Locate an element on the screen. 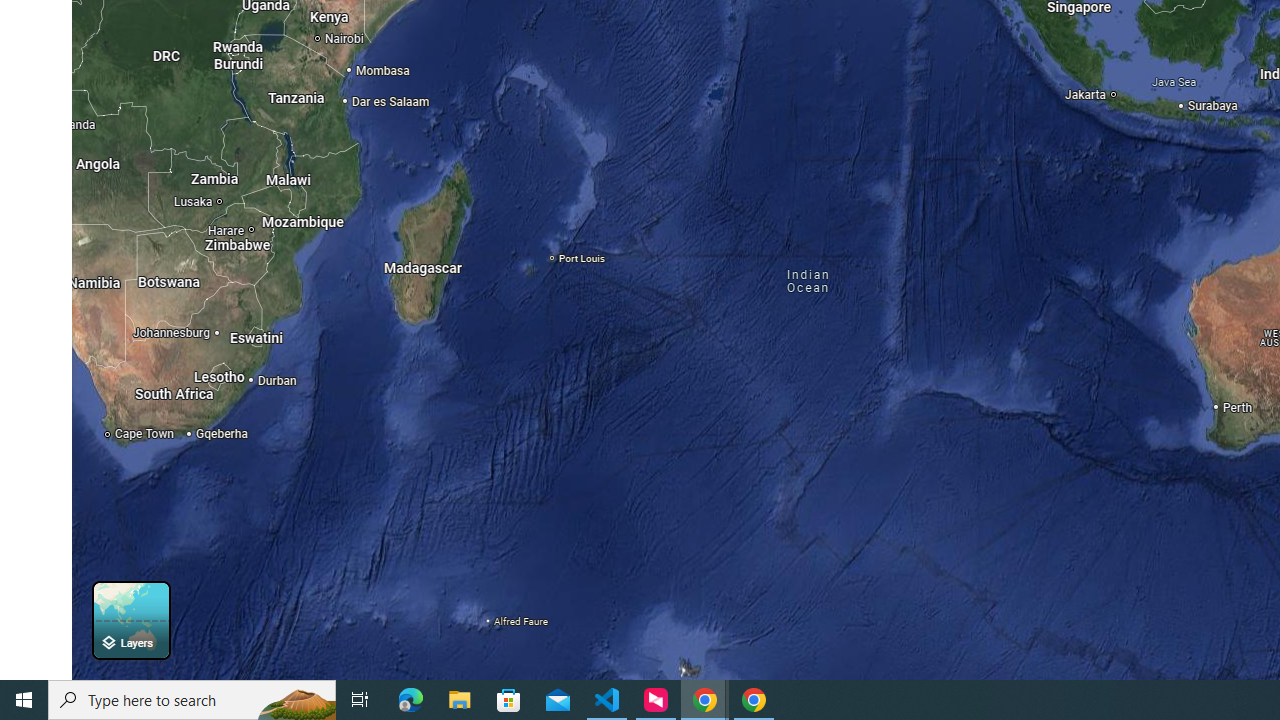 The image size is (1280, 720). 'Layers' is located at coordinates (130, 619).